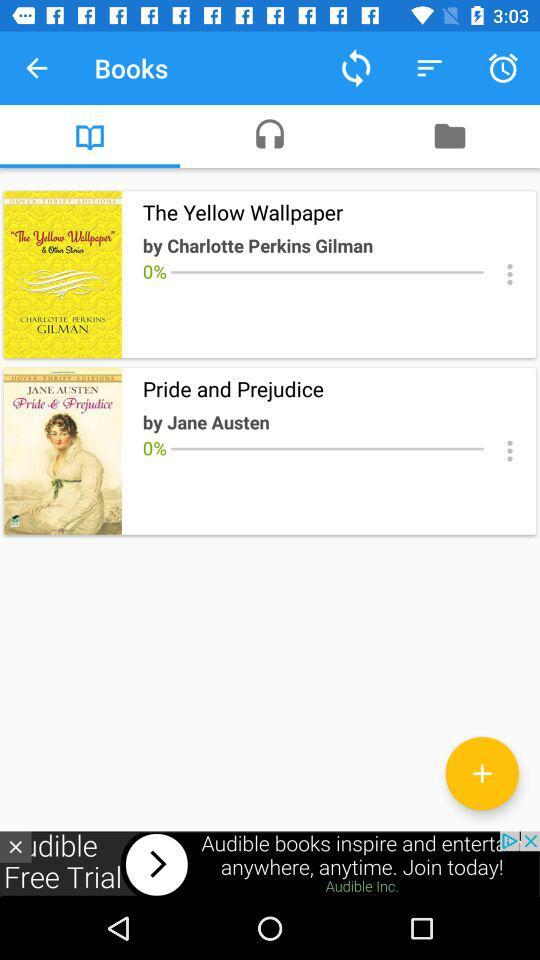 The height and width of the screenshot is (960, 540). Describe the element at coordinates (509, 451) in the screenshot. I see `more information` at that location.